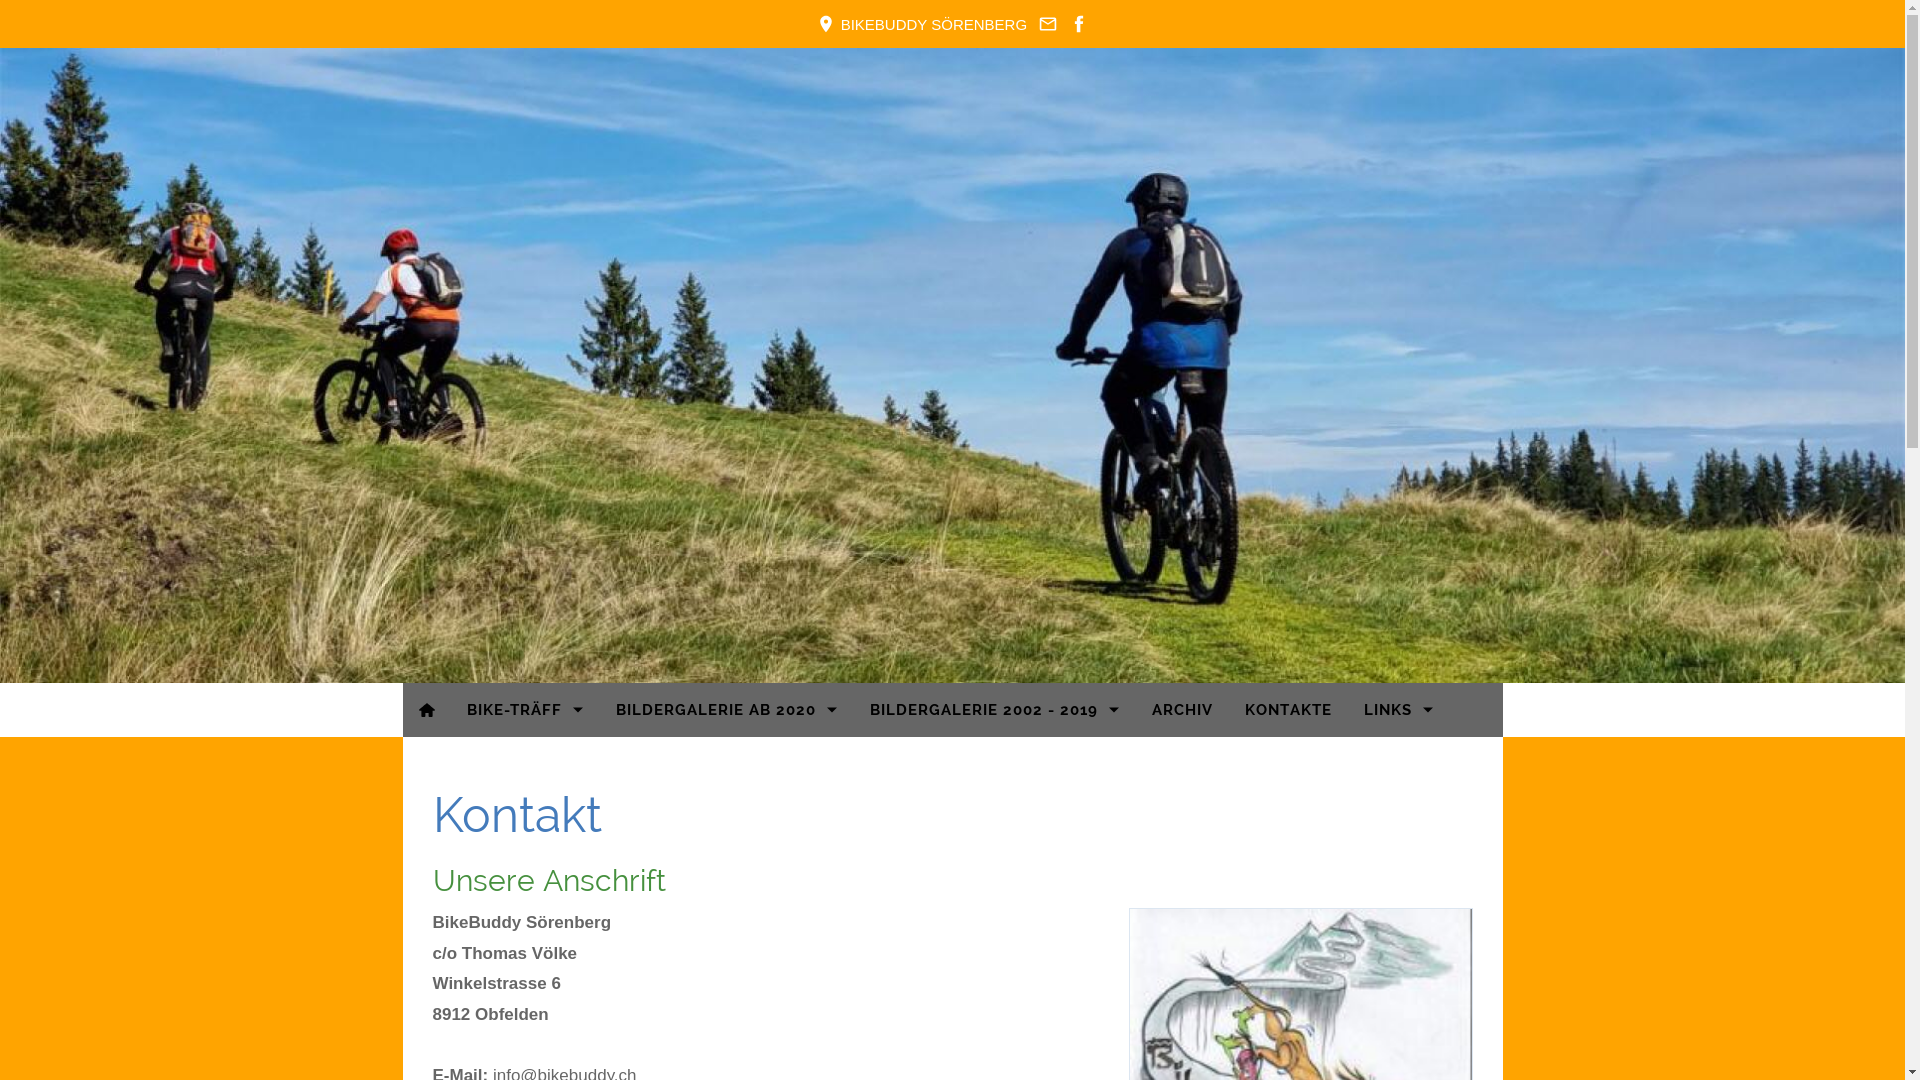  I want to click on 'ARCHIV', so click(1136, 708).